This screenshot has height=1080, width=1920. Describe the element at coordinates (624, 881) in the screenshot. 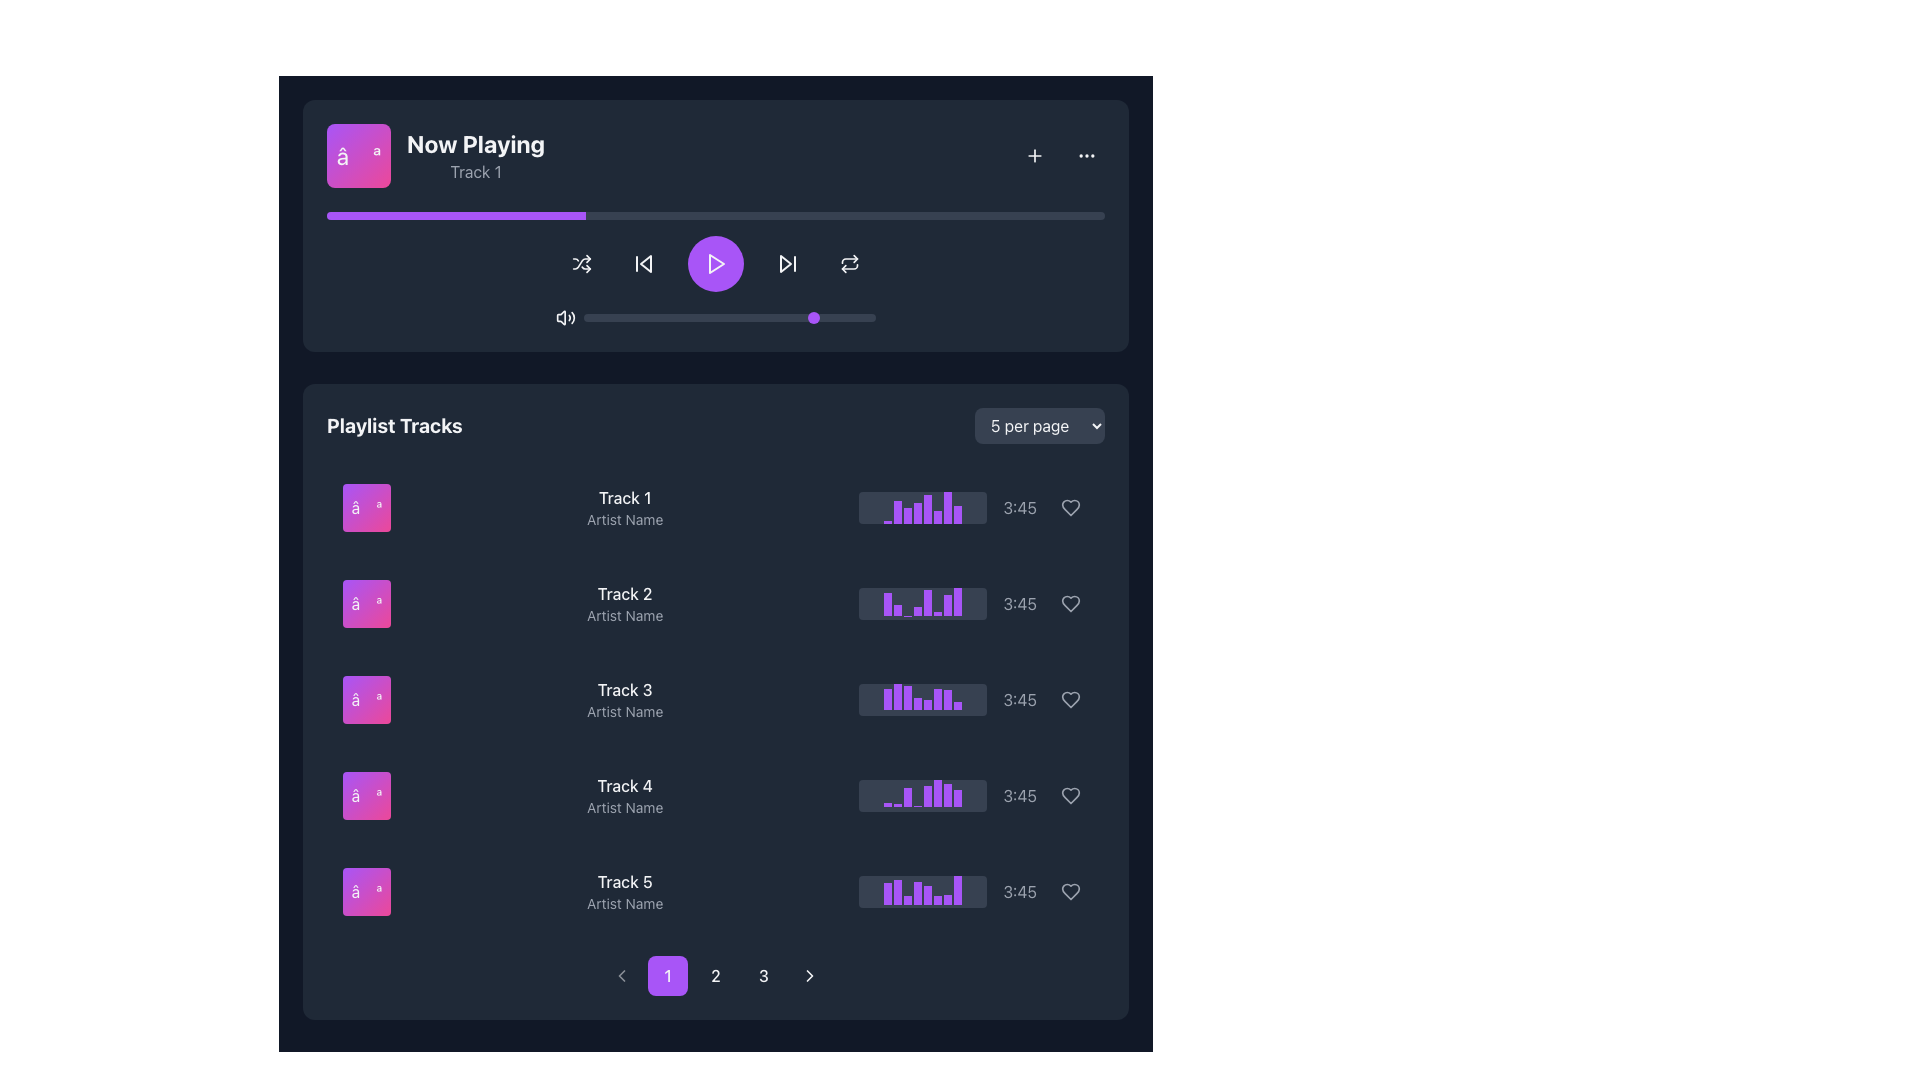

I see `the text label displaying 'Track 5'` at that location.